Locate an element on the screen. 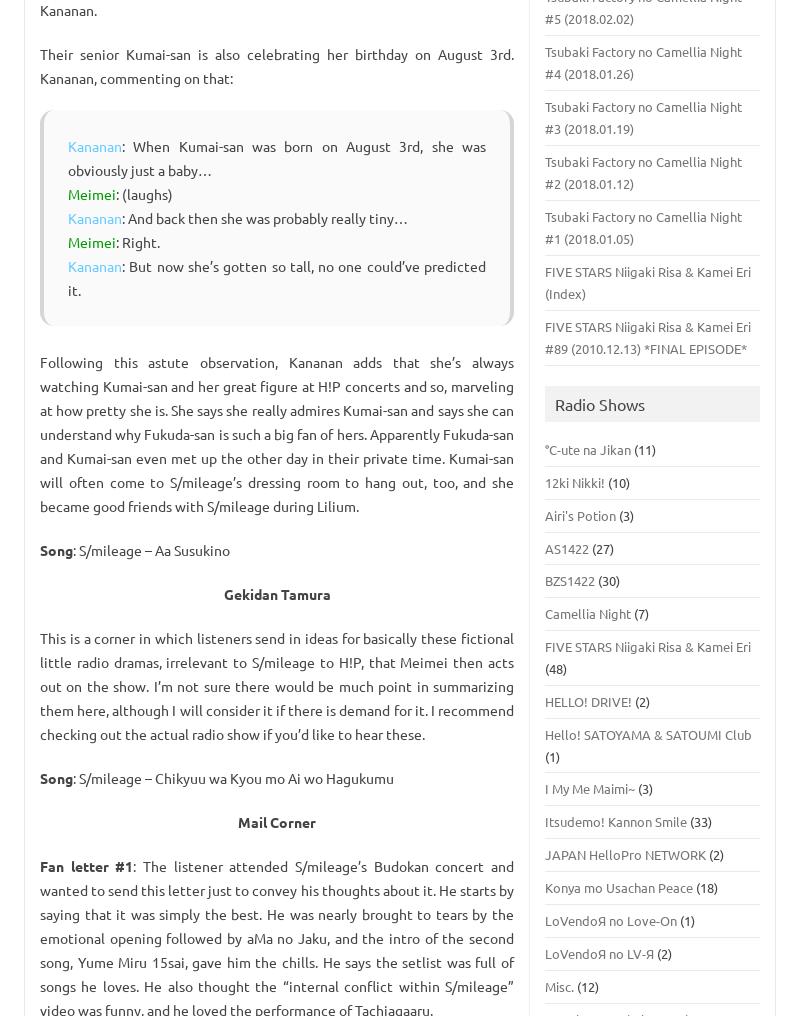 The height and width of the screenshot is (1016, 800). '(12)' is located at coordinates (572, 985).